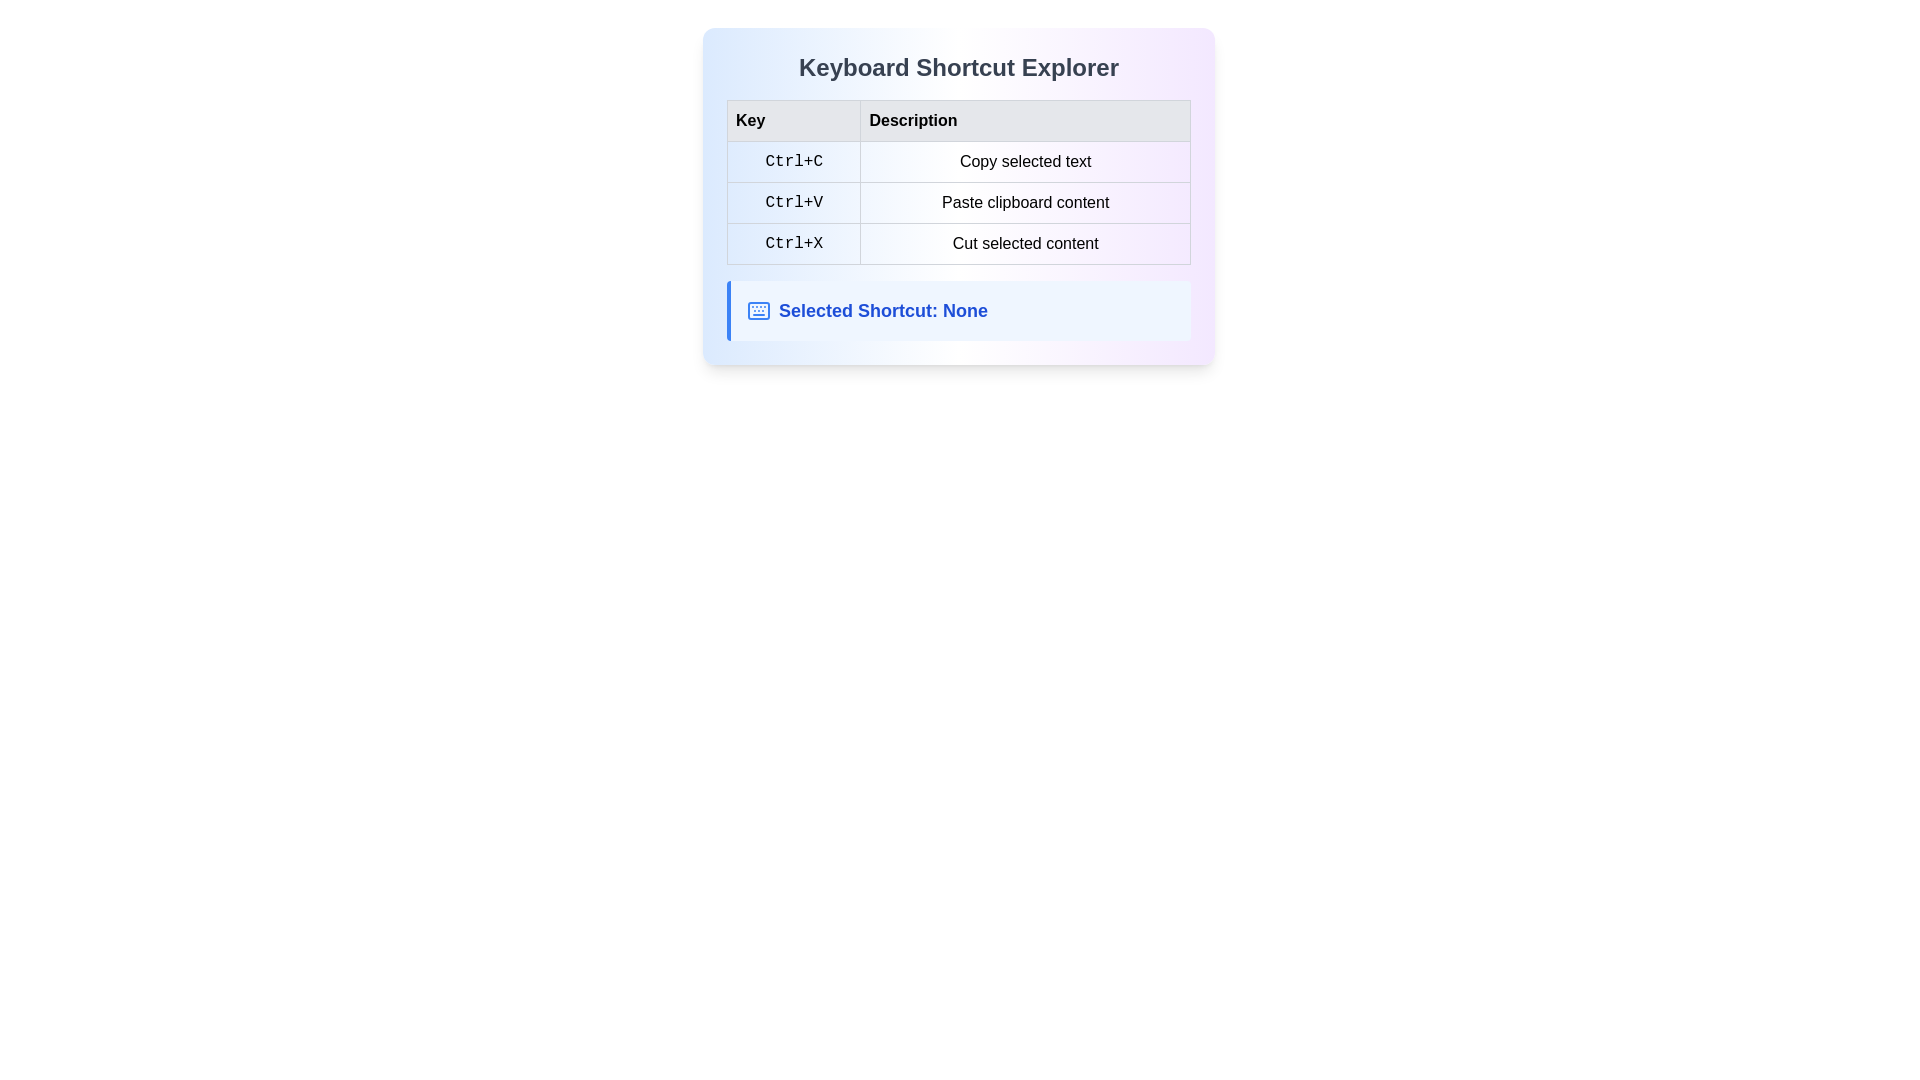 This screenshot has height=1080, width=1920. What do you see at coordinates (958, 161) in the screenshot?
I see `the List item in the table format that displays 'Ctrl+C' and 'Copy selected text', positioned as the first row under the 'Key' and 'Description' headings` at bounding box center [958, 161].